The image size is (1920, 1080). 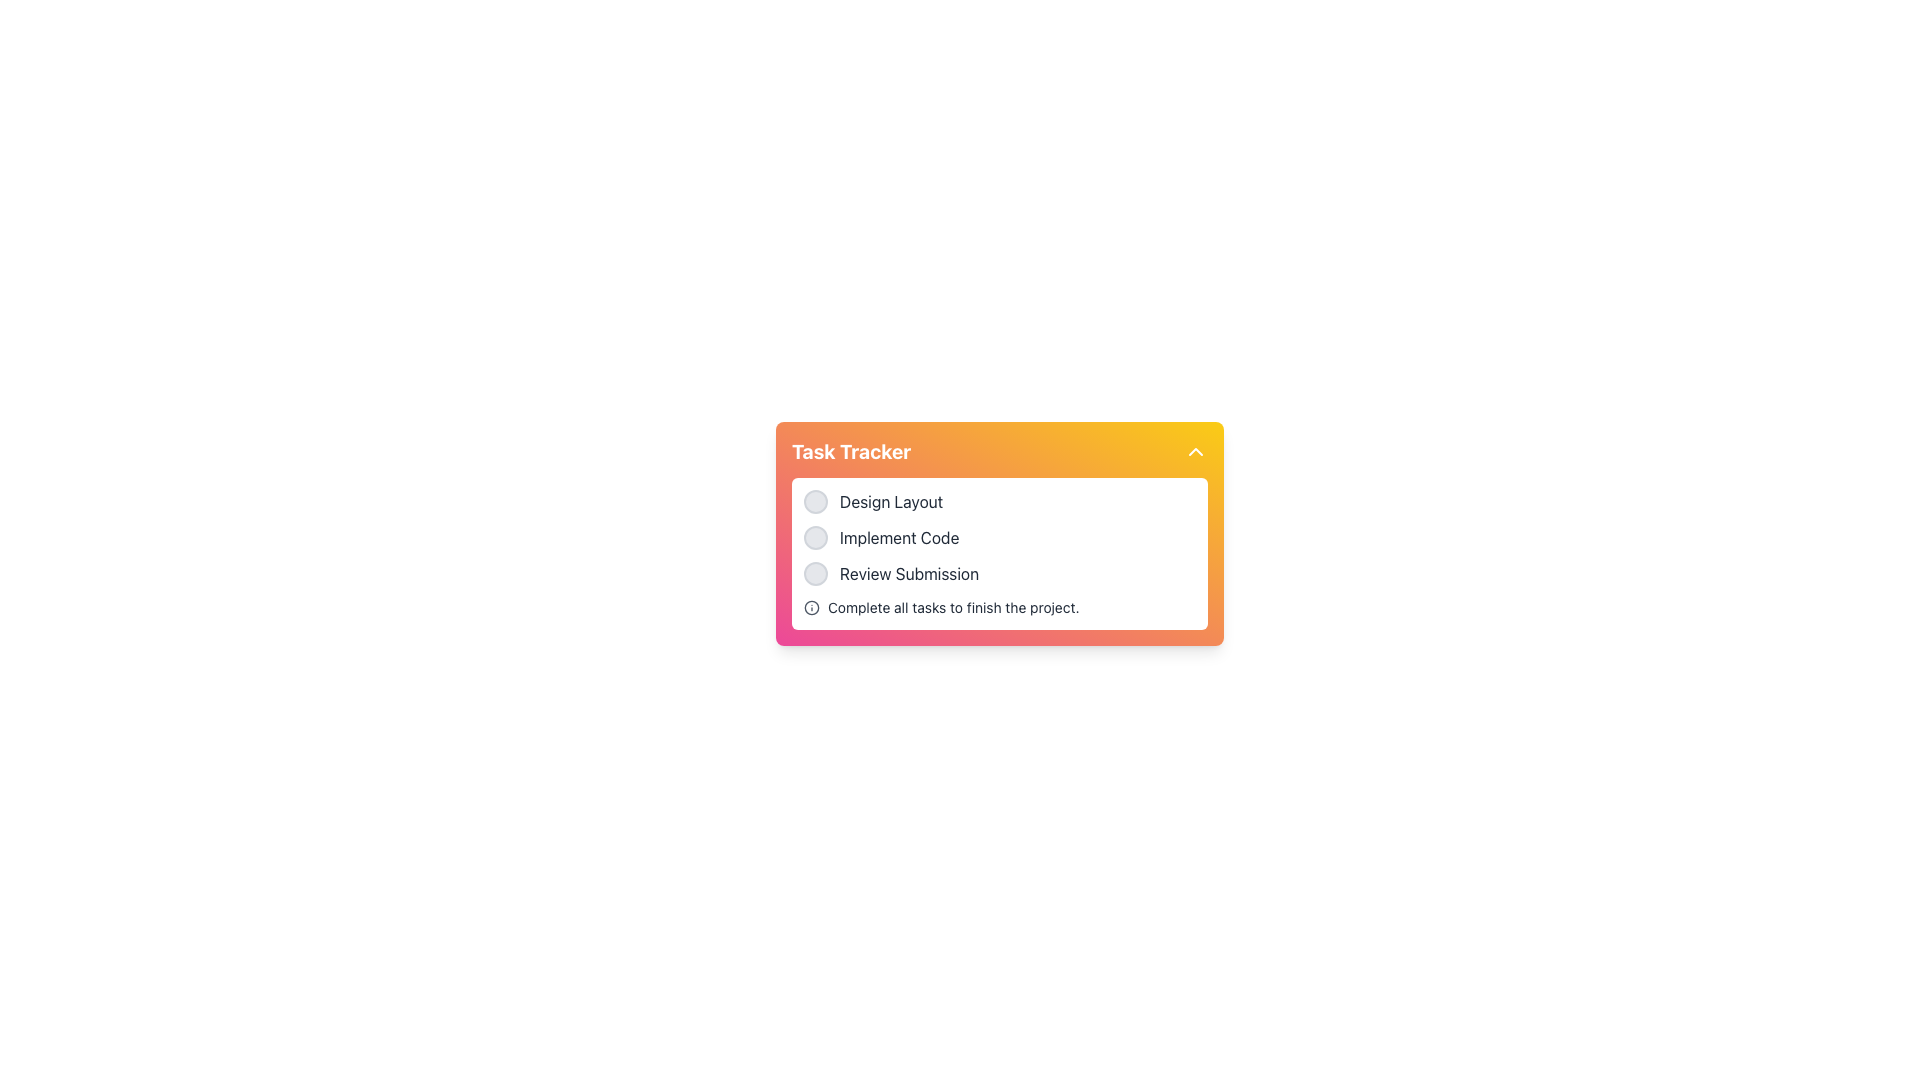 What do you see at coordinates (811, 607) in the screenshot?
I see `the informational icon located to the left of the text 'Complete all tasks` at bounding box center [811, 607].